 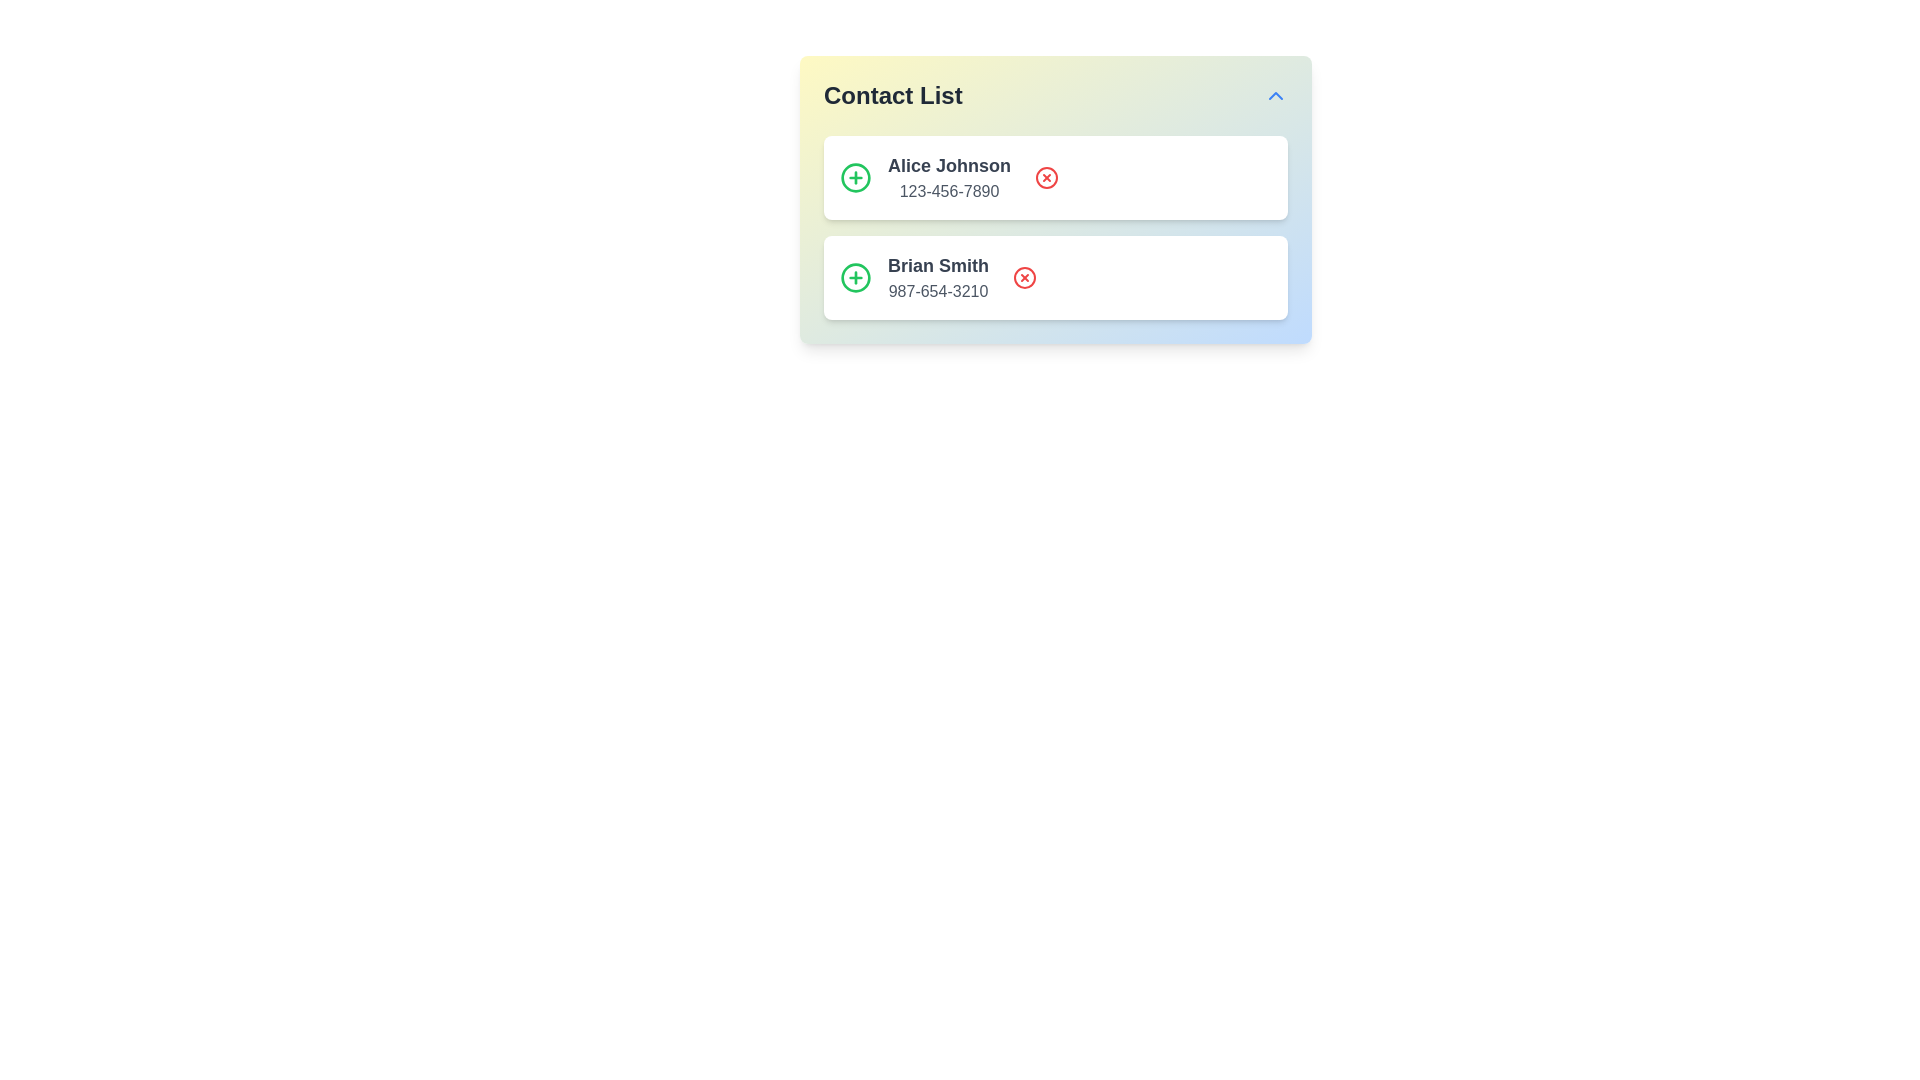 I want to click on the button located to the left of the text 'Brian Smith' in the contact list, so click(x=855, y=277).